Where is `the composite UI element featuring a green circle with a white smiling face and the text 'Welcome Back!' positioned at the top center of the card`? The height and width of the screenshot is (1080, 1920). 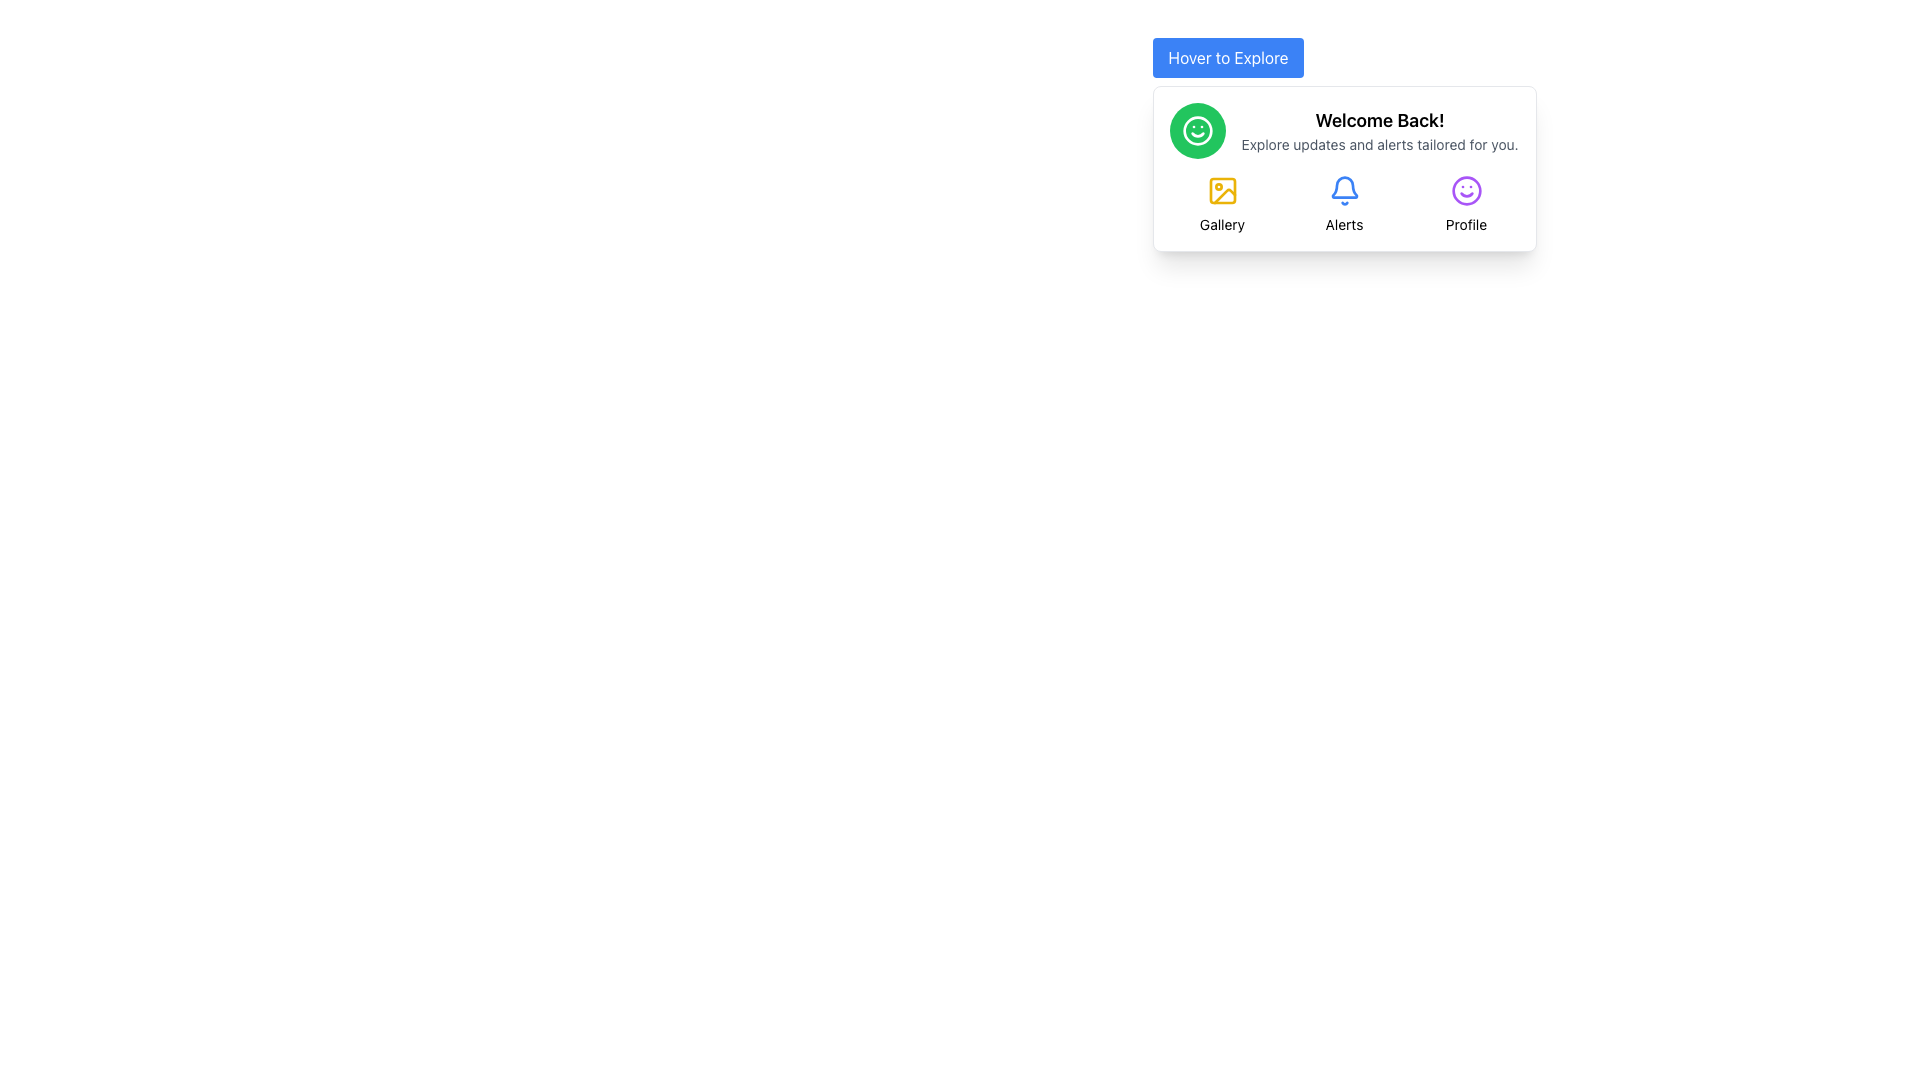 the composite UI element featuring a green circle with a white smiling face and the text 'Welcome Back!' positioned at the top center of the card is located at coordinates (1344, 131).